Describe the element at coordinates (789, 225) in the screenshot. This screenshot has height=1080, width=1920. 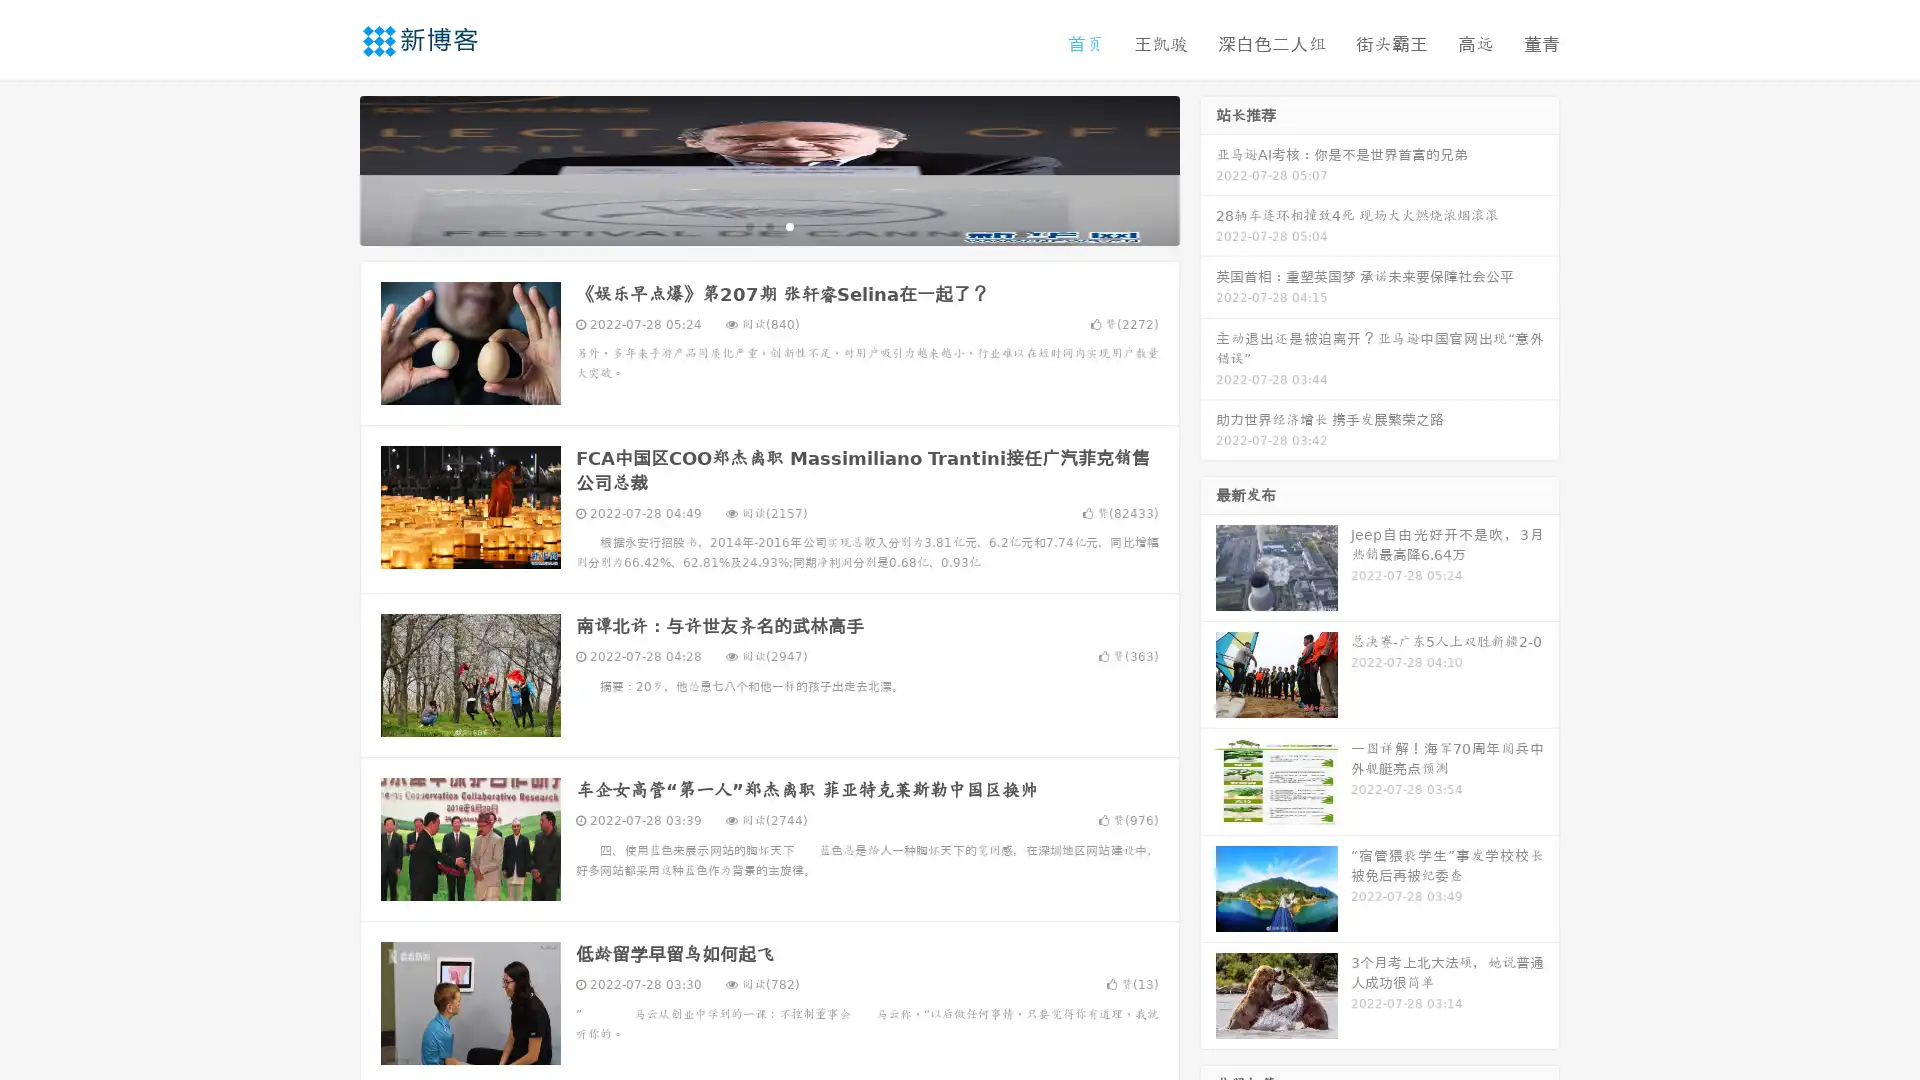
I see `Go to slide 3` at that location.